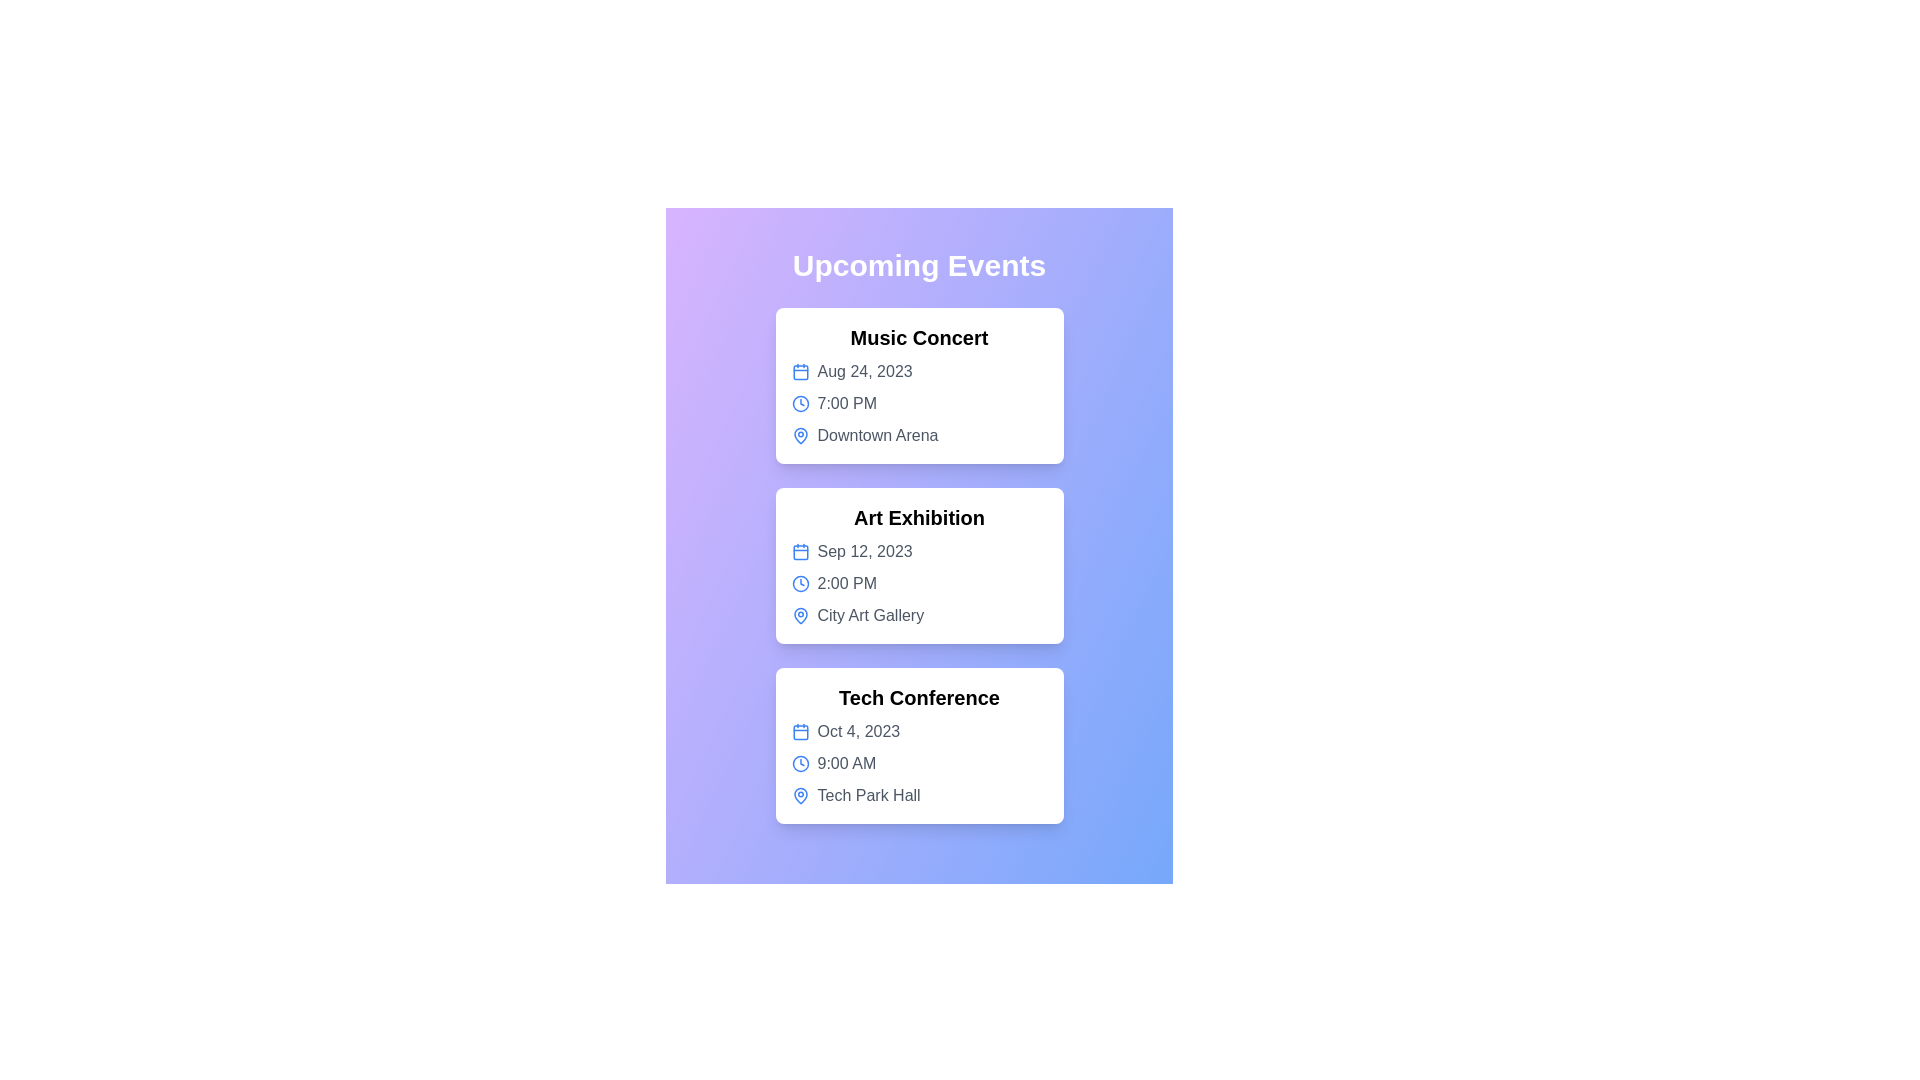 The width and height of the screenshot is (1920, 1080). I want to click on the blue clock icon next to the time value associated with the 'Art Exhibition' entry in the event card layout for potential interactions, so click(800, 583).